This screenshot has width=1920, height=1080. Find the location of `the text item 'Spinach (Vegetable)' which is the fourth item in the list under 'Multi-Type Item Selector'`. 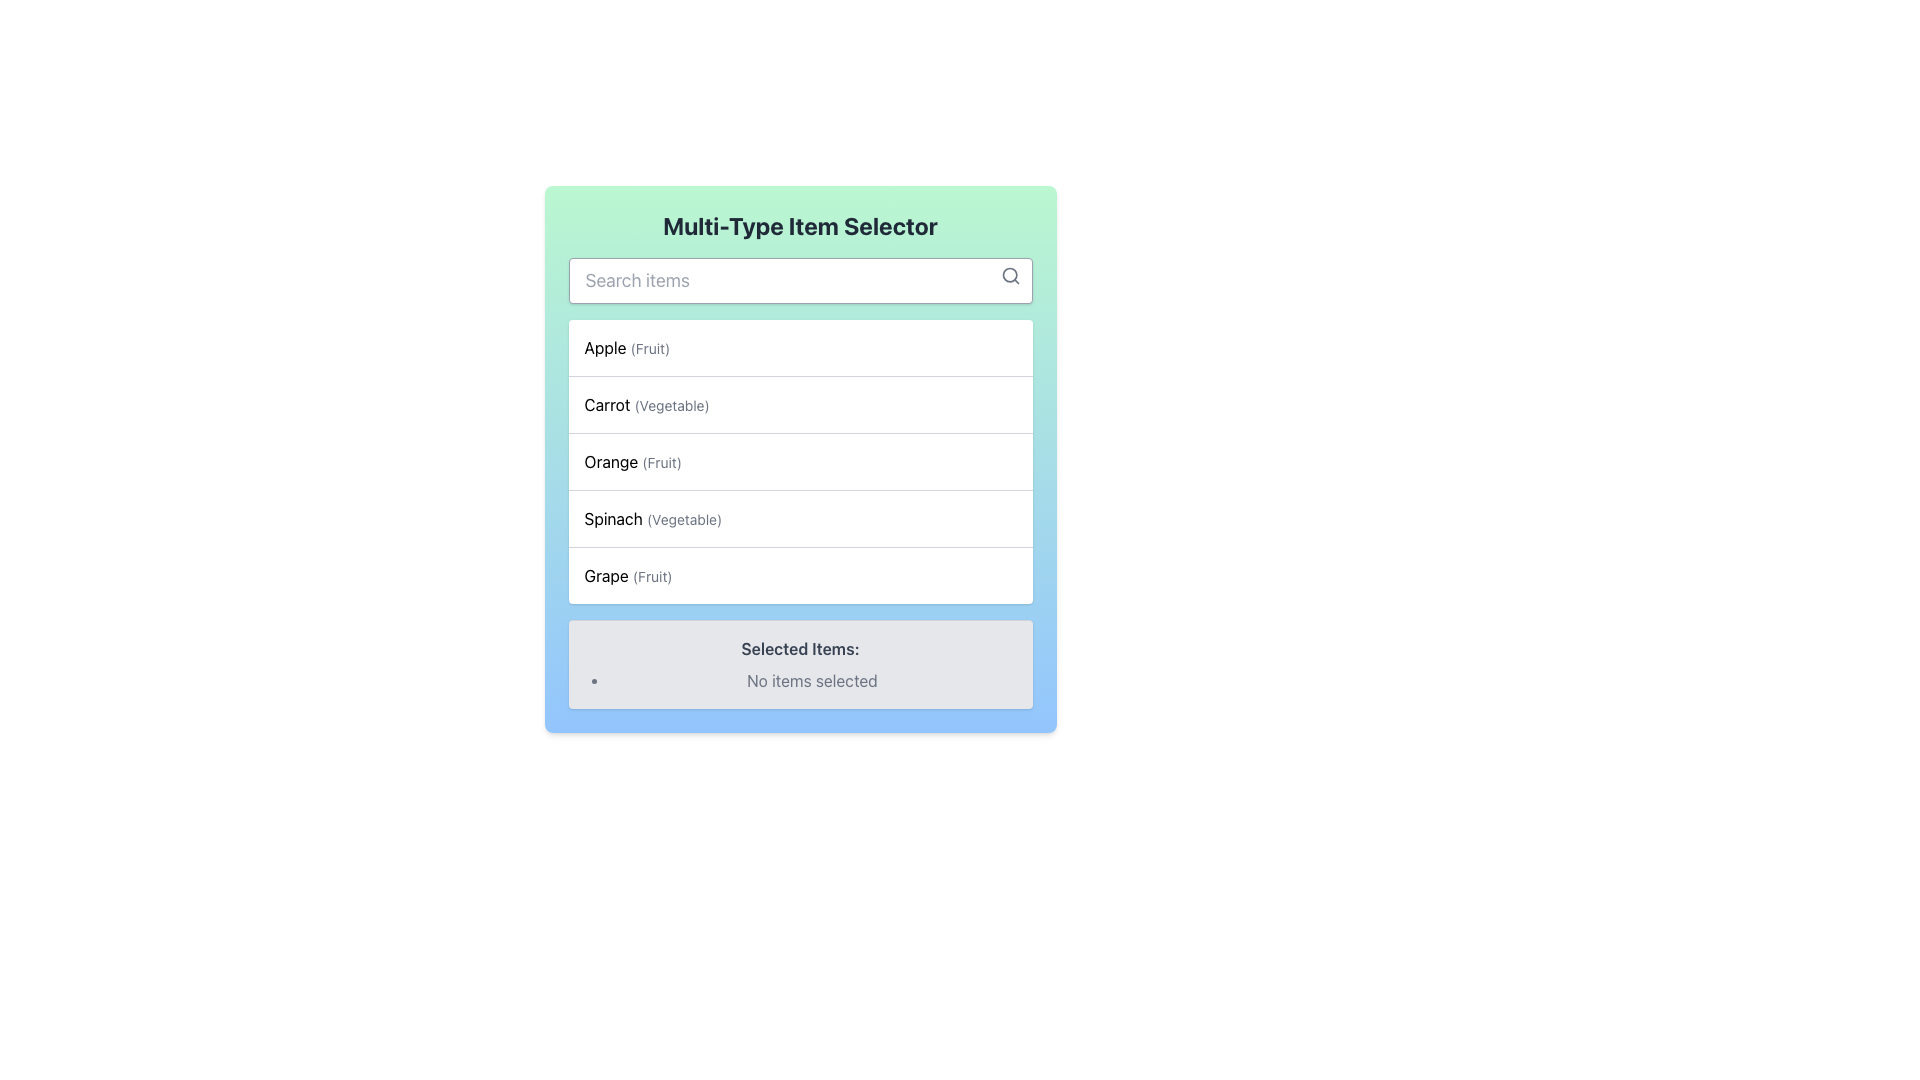

the text item 'Spinach (Vegetable)' which is the fourth item in the list under 'Multi-Type Item Selector' is located at coordinates (653, 518).